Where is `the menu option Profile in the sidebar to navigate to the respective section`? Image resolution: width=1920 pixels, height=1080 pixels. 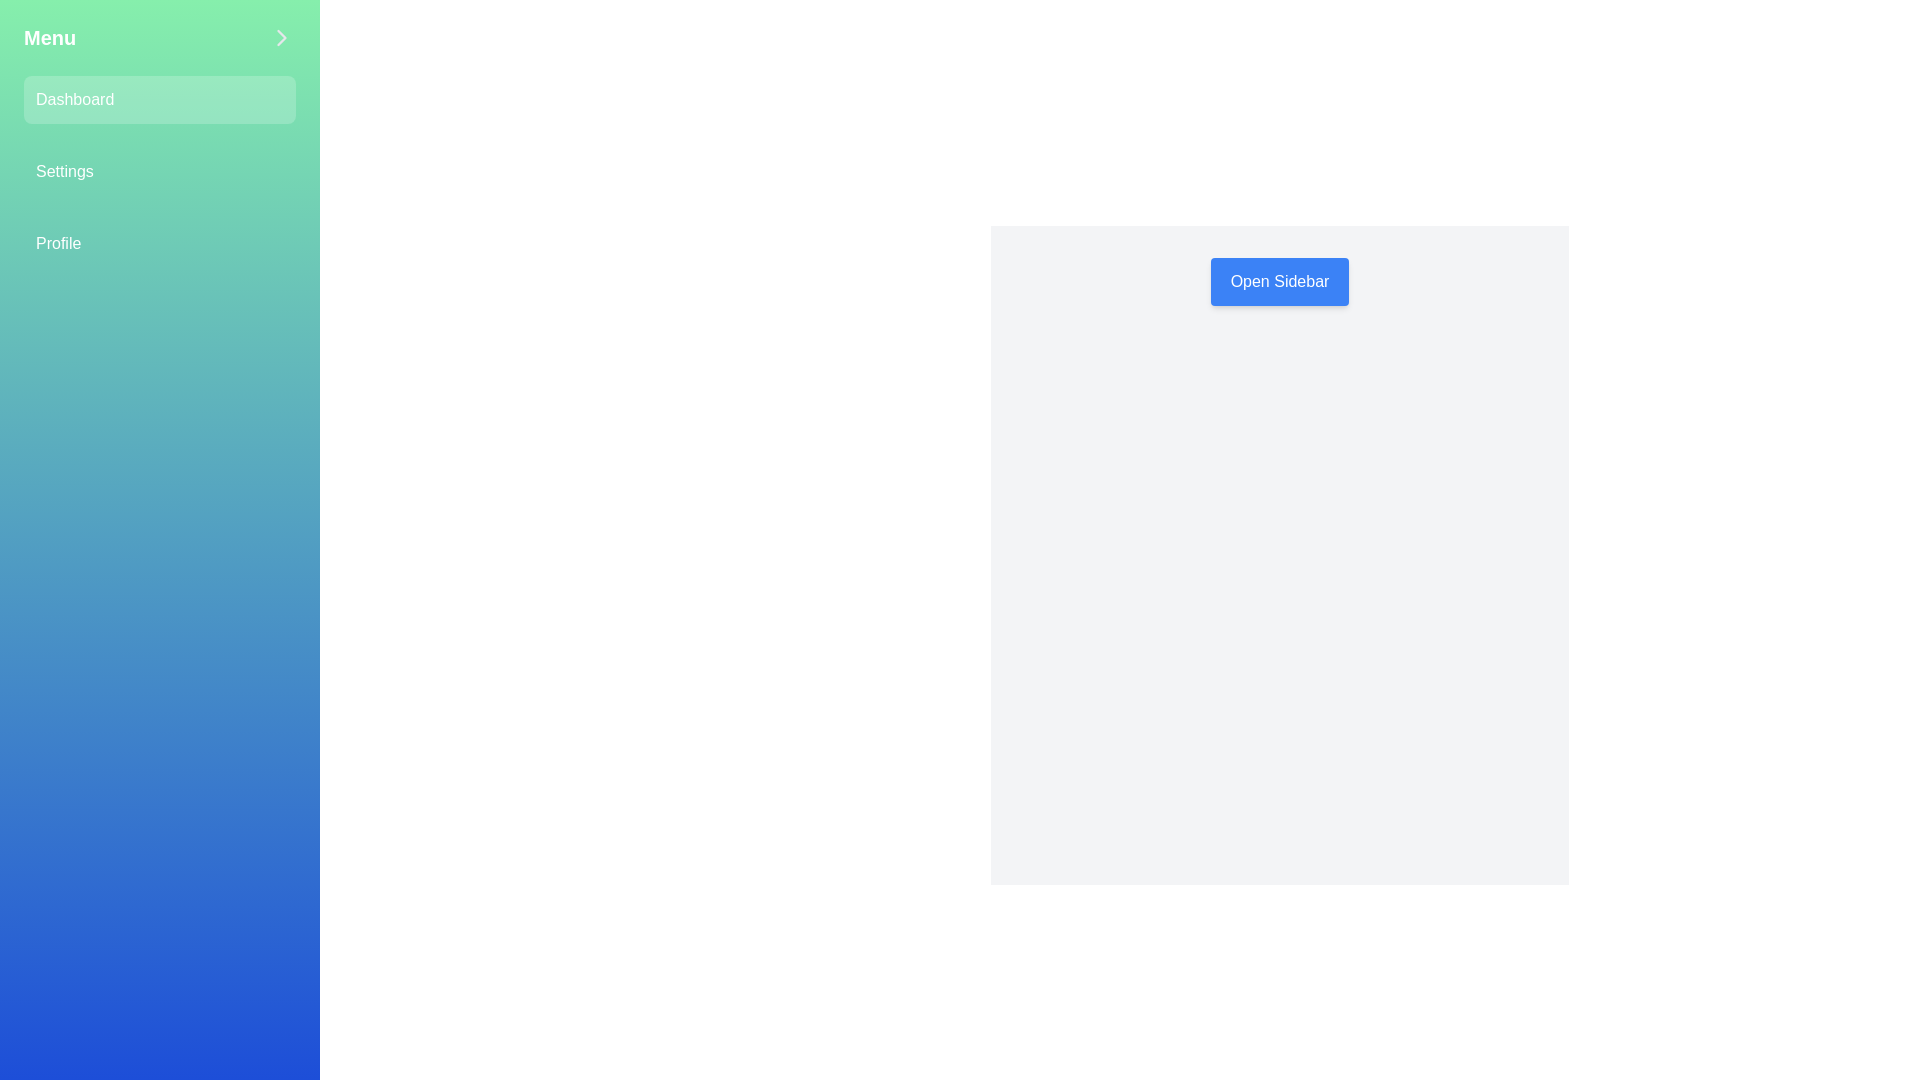
the menu option Profile in the sidebar to navigate to the respective section is located at coordinates (158, 242).